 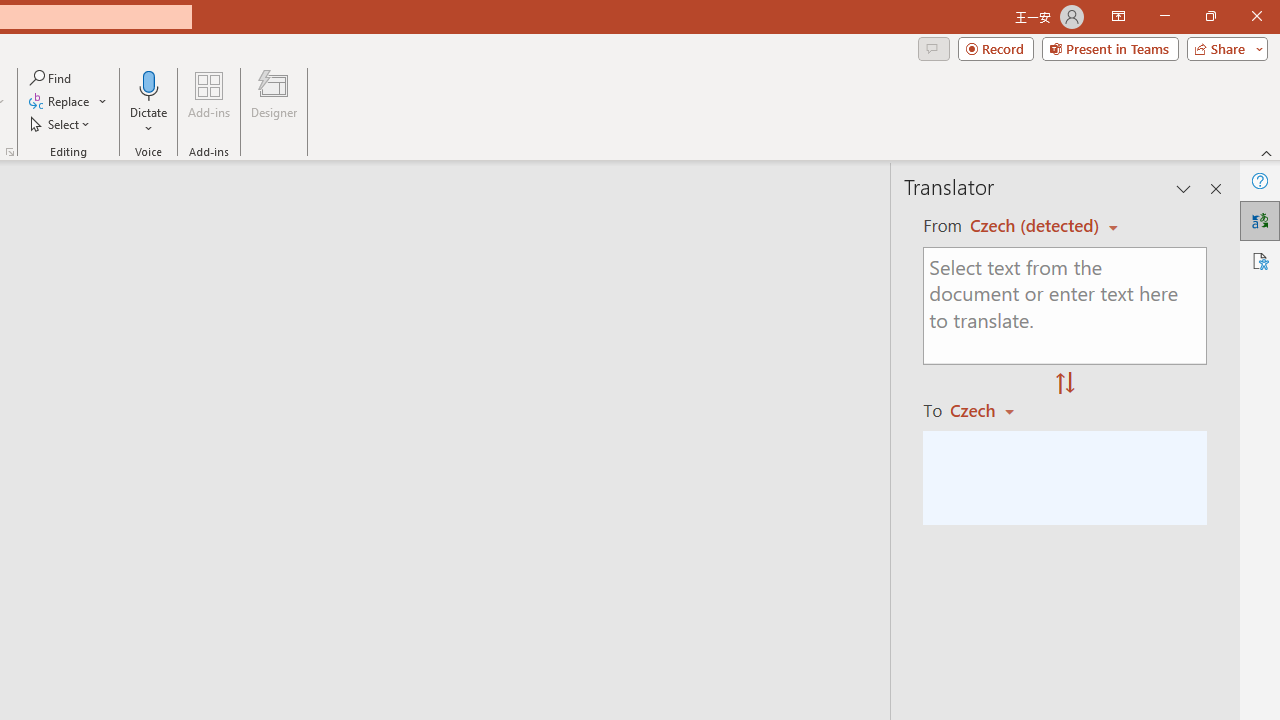 What do you see at coordinates (1222, 47) in the screenshot?
I see `'Share'` at bounding box center [1222, 47].